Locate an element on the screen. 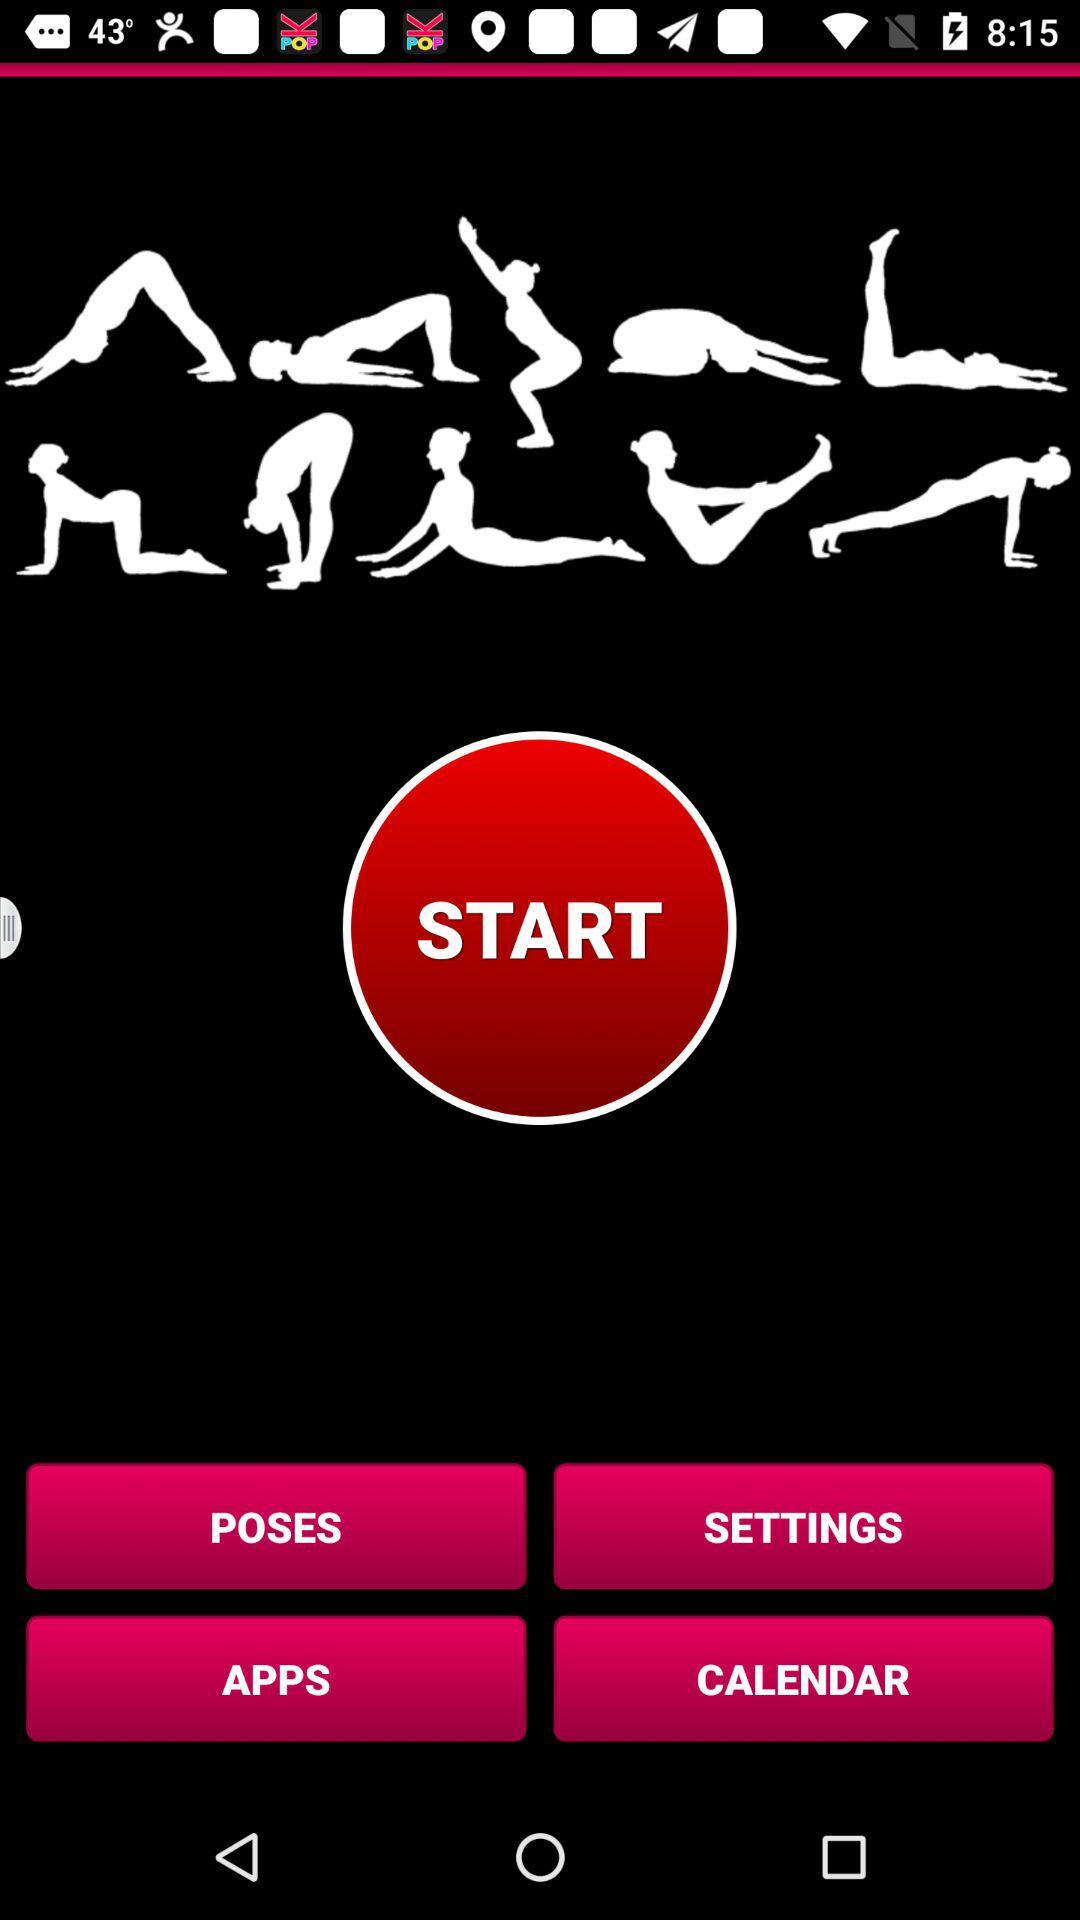 This screenshot has height=1920, width=1080. button next to apps button is located at coordinates (802, 1678).